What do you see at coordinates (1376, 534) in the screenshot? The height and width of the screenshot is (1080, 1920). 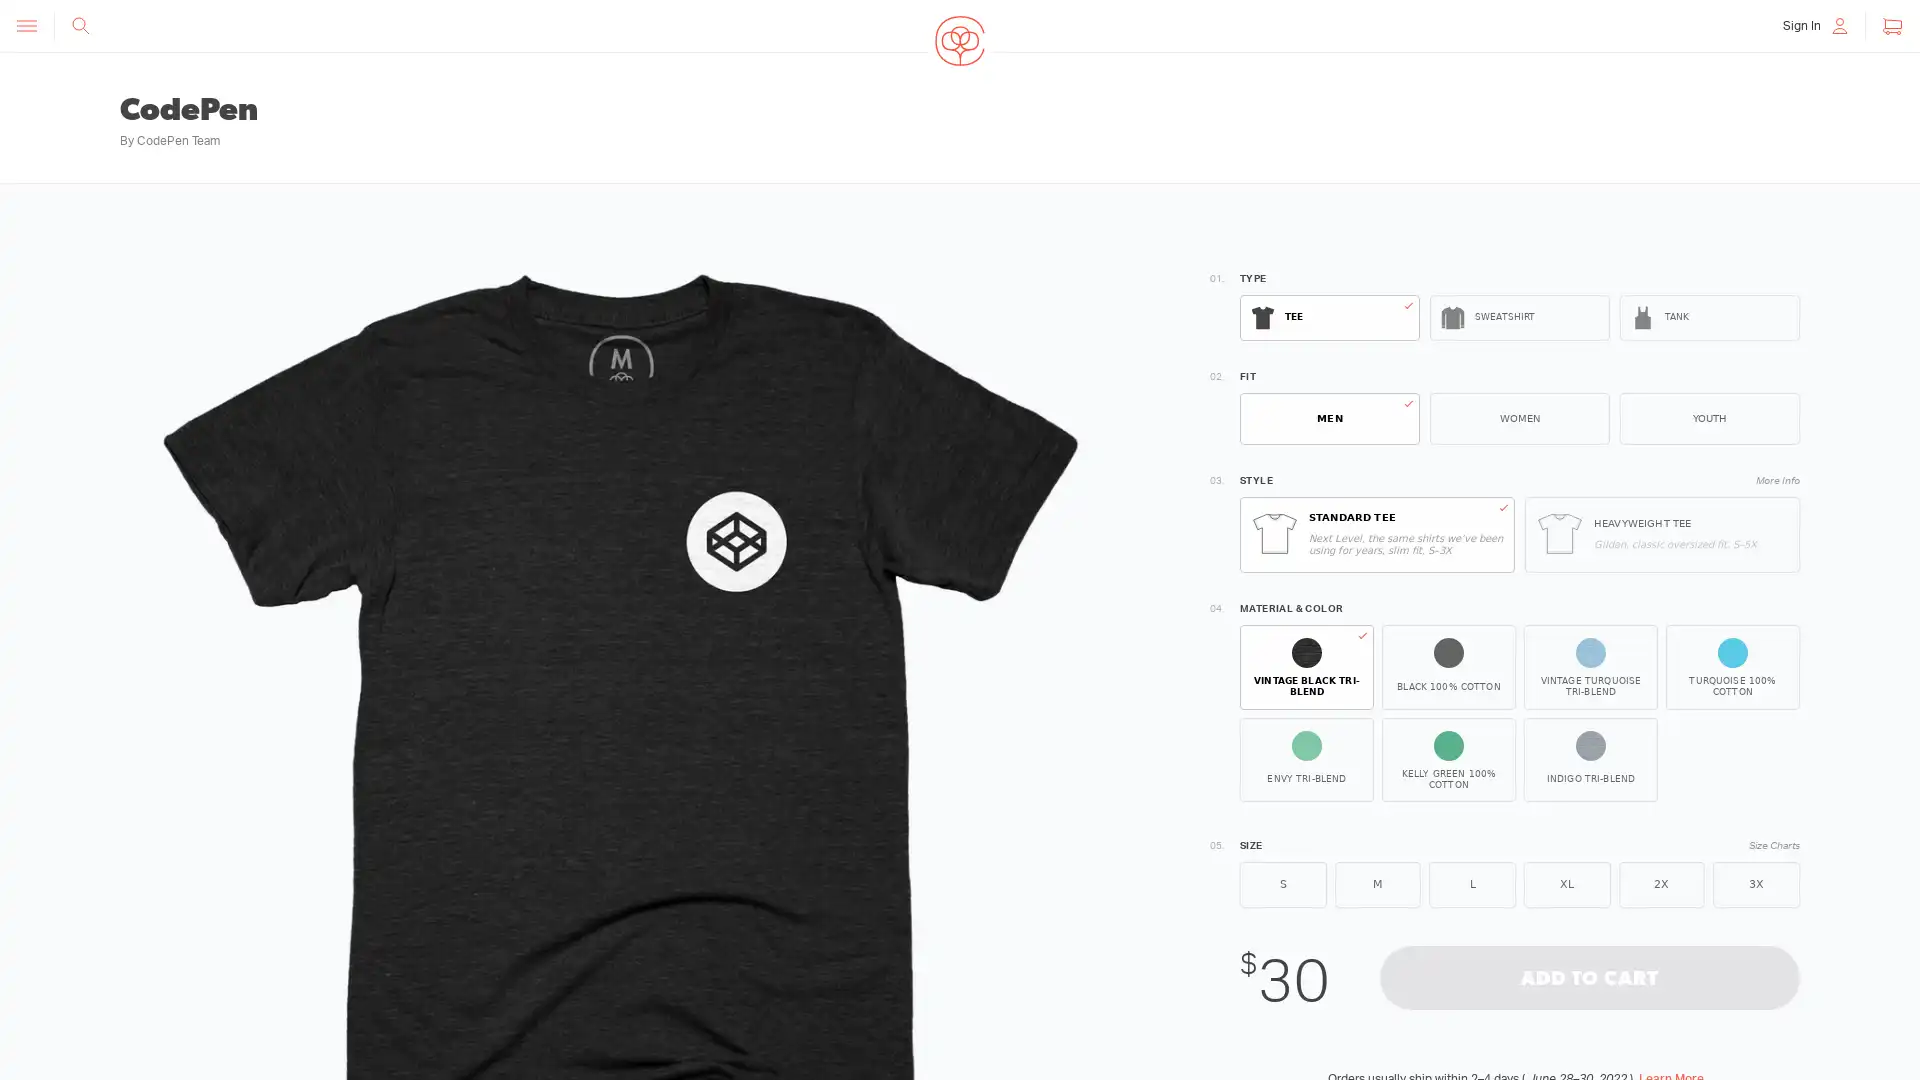 I see `STANDARD TEE Next Level, the same shirts weve been using for years, slim fit, S3X` at bounding box center [1376, 534].